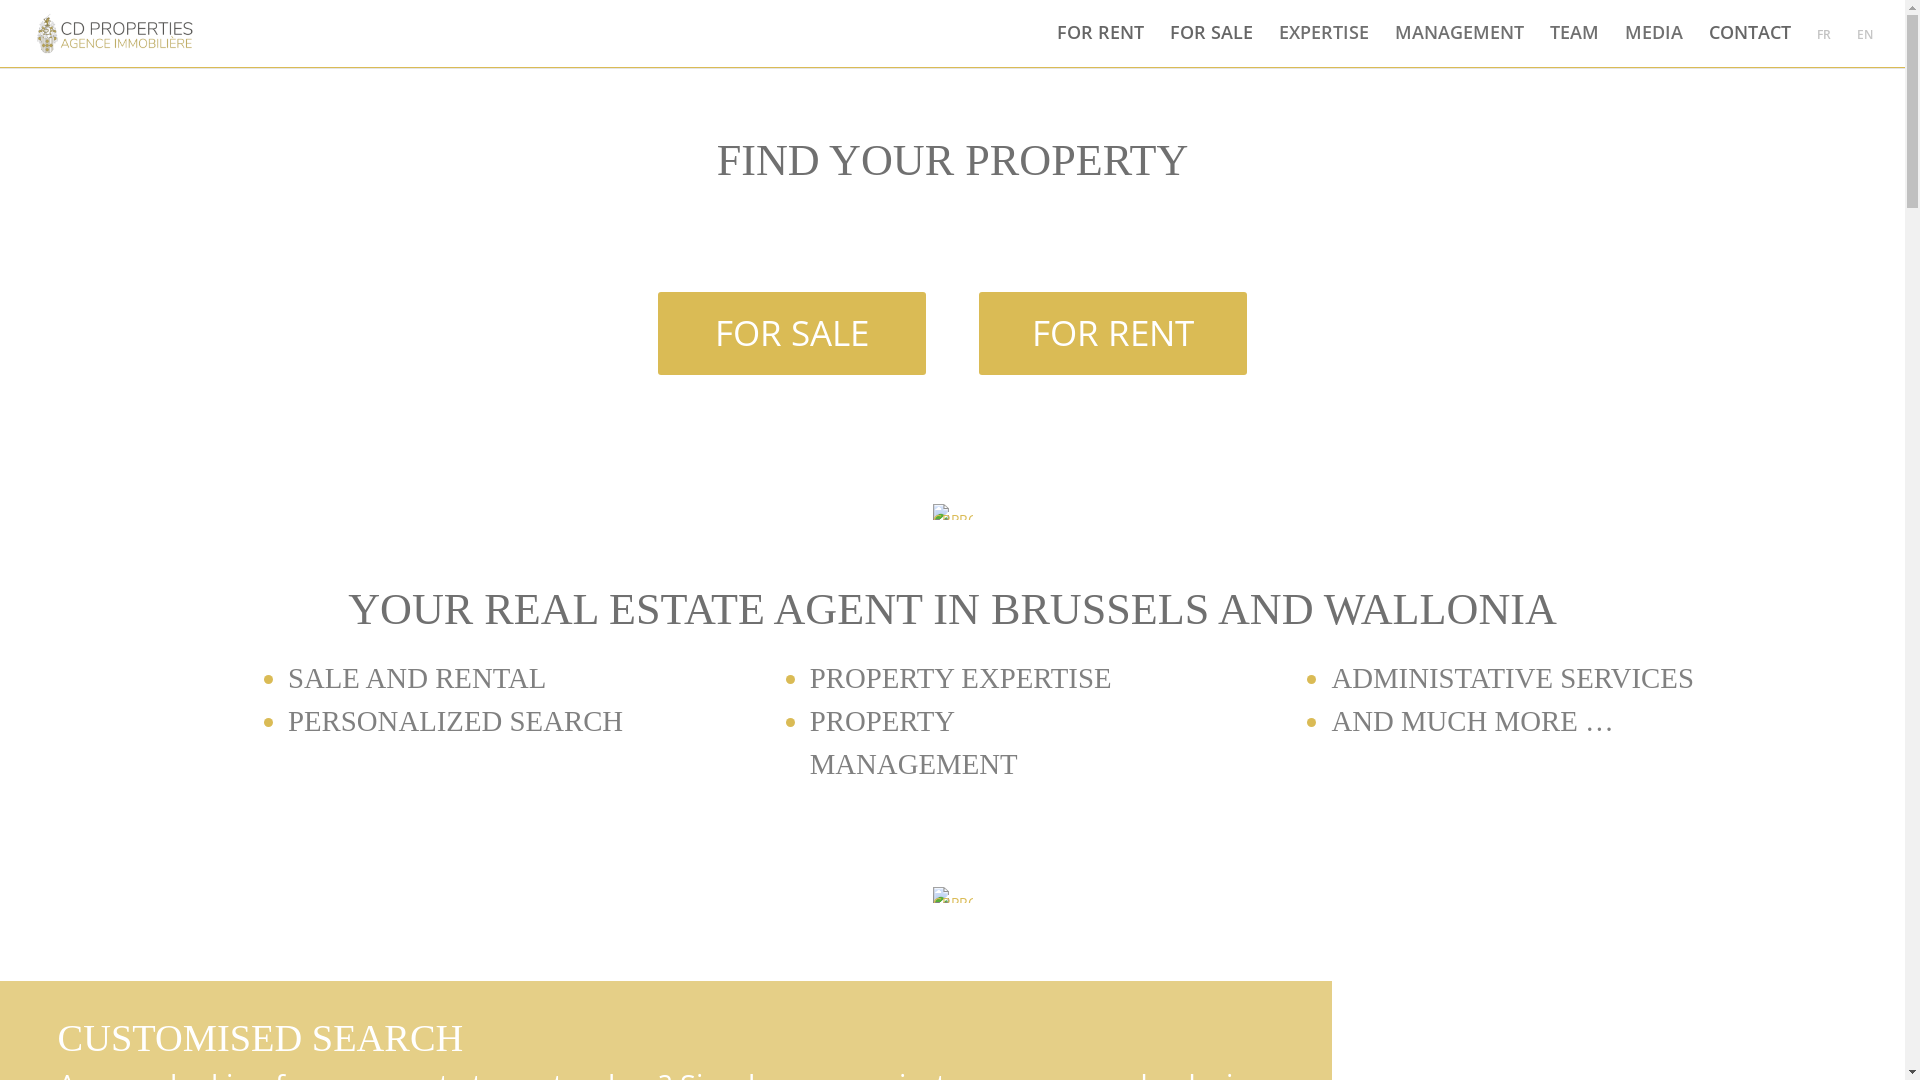  What do you see at coordinates (1324, 44) in the screenshot?
I see `'EXPERTISE'` at bounding box center [1324, 44].